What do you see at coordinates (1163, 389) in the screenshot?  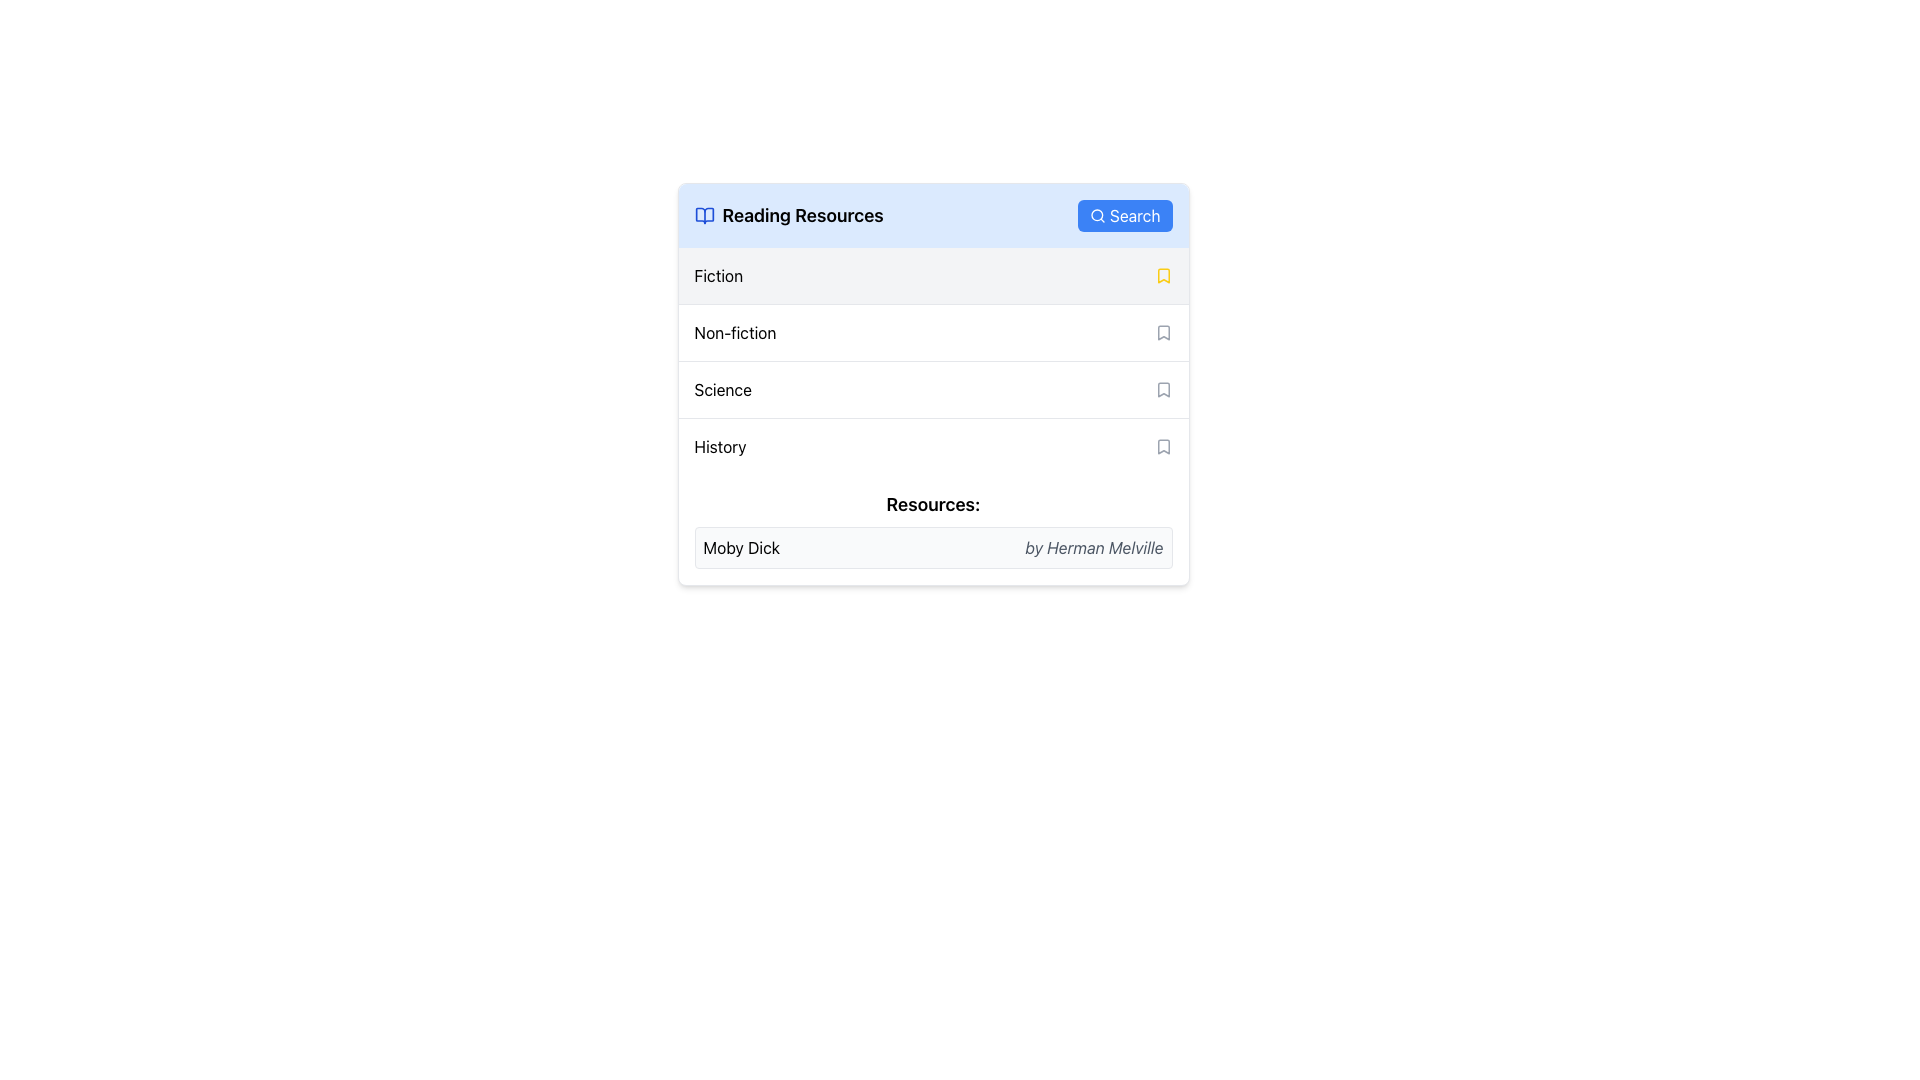 I see `the gray bookmark icon with rounded edges located within the 'Science' row` at bounding box center [1163, 389].